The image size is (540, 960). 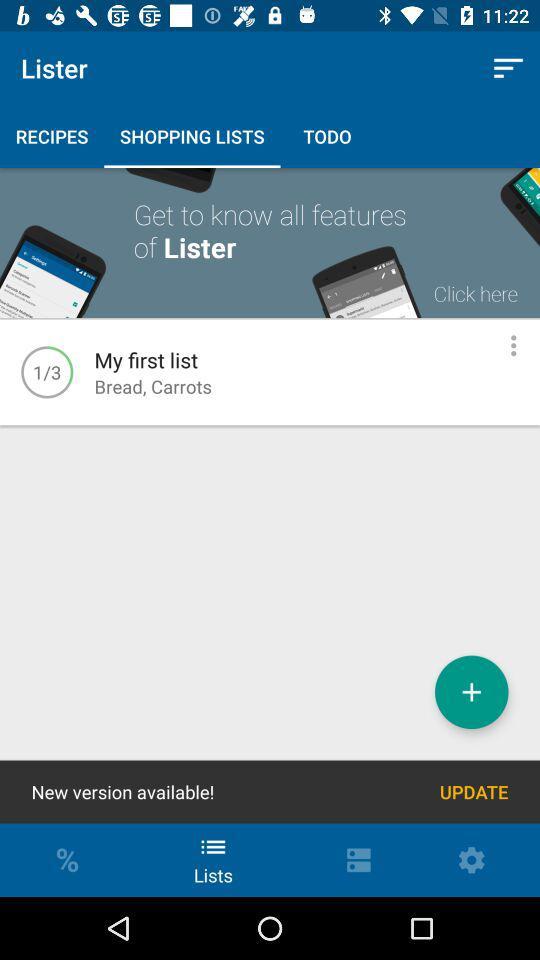 I want to click on open menu, so click(x=513, y=345).